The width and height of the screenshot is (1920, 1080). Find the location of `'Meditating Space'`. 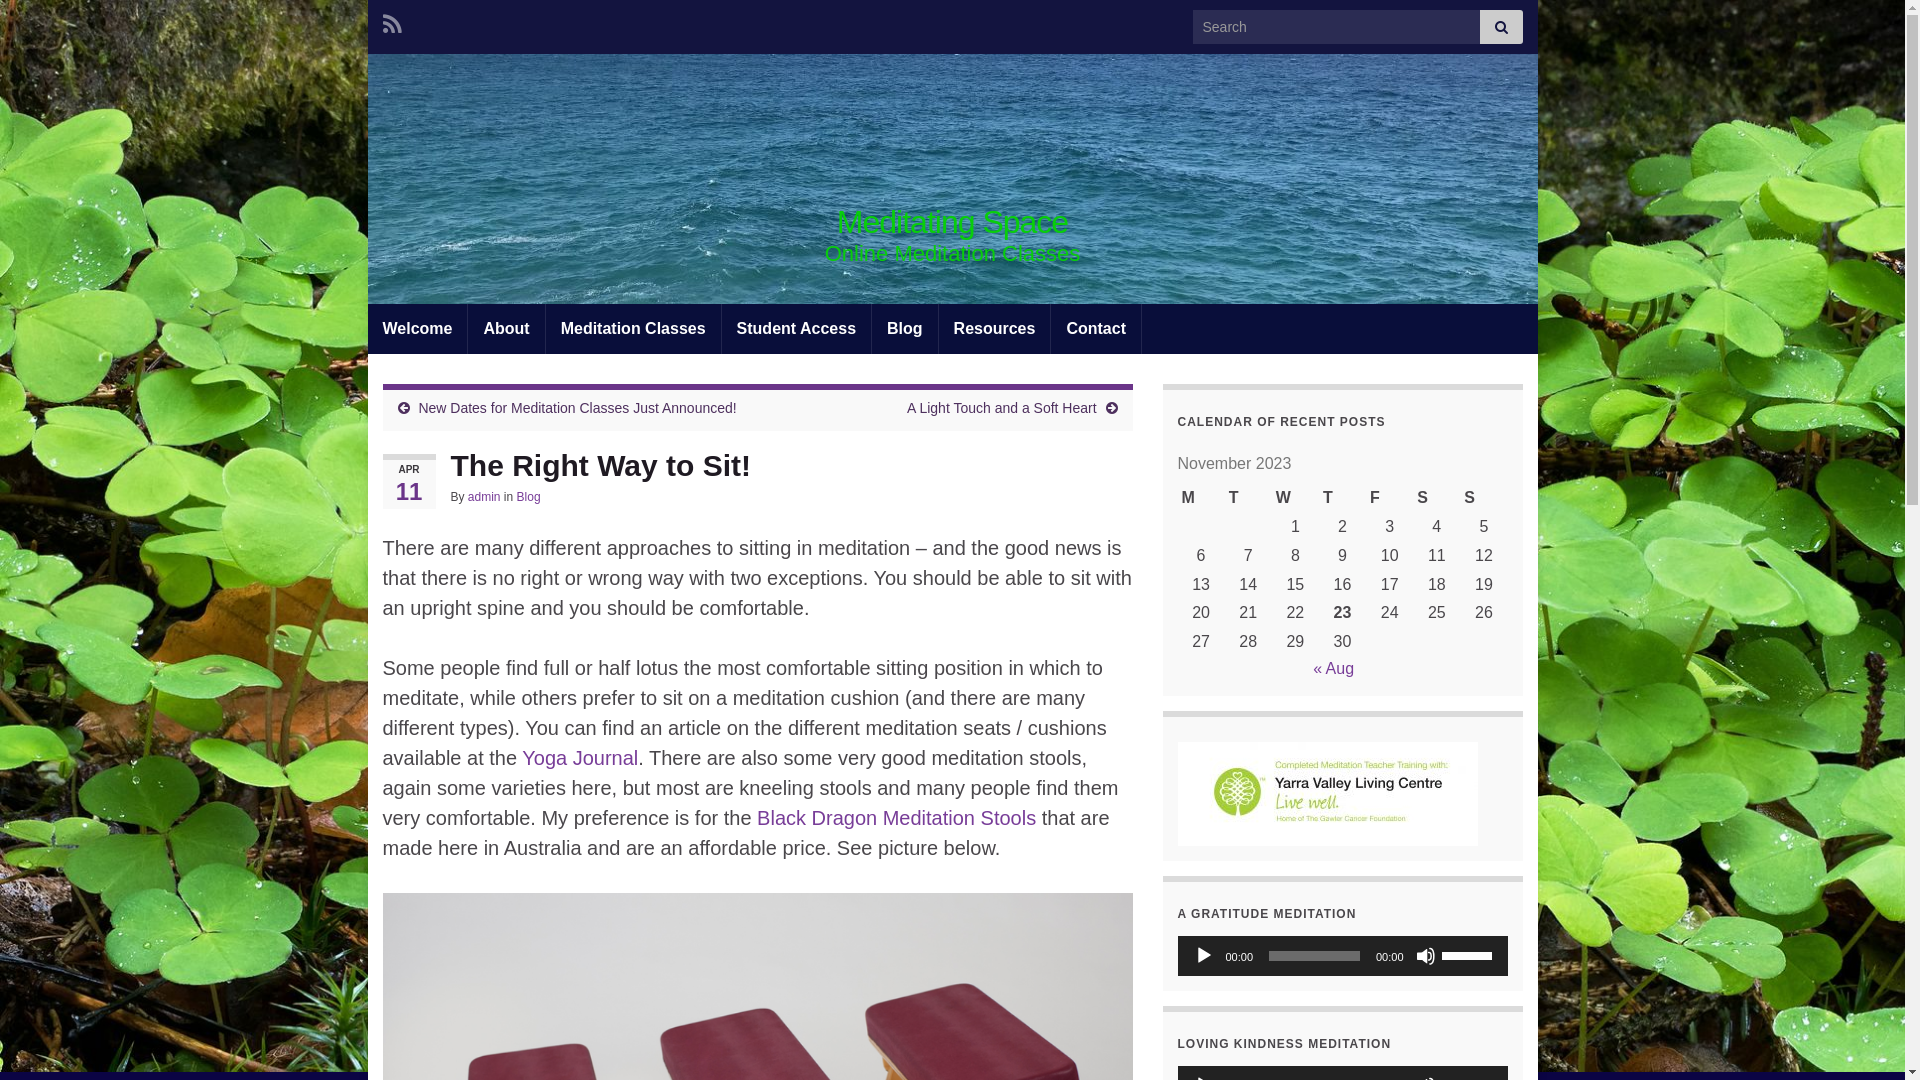

'Meditating Space' is located at coordinates (951, 222).